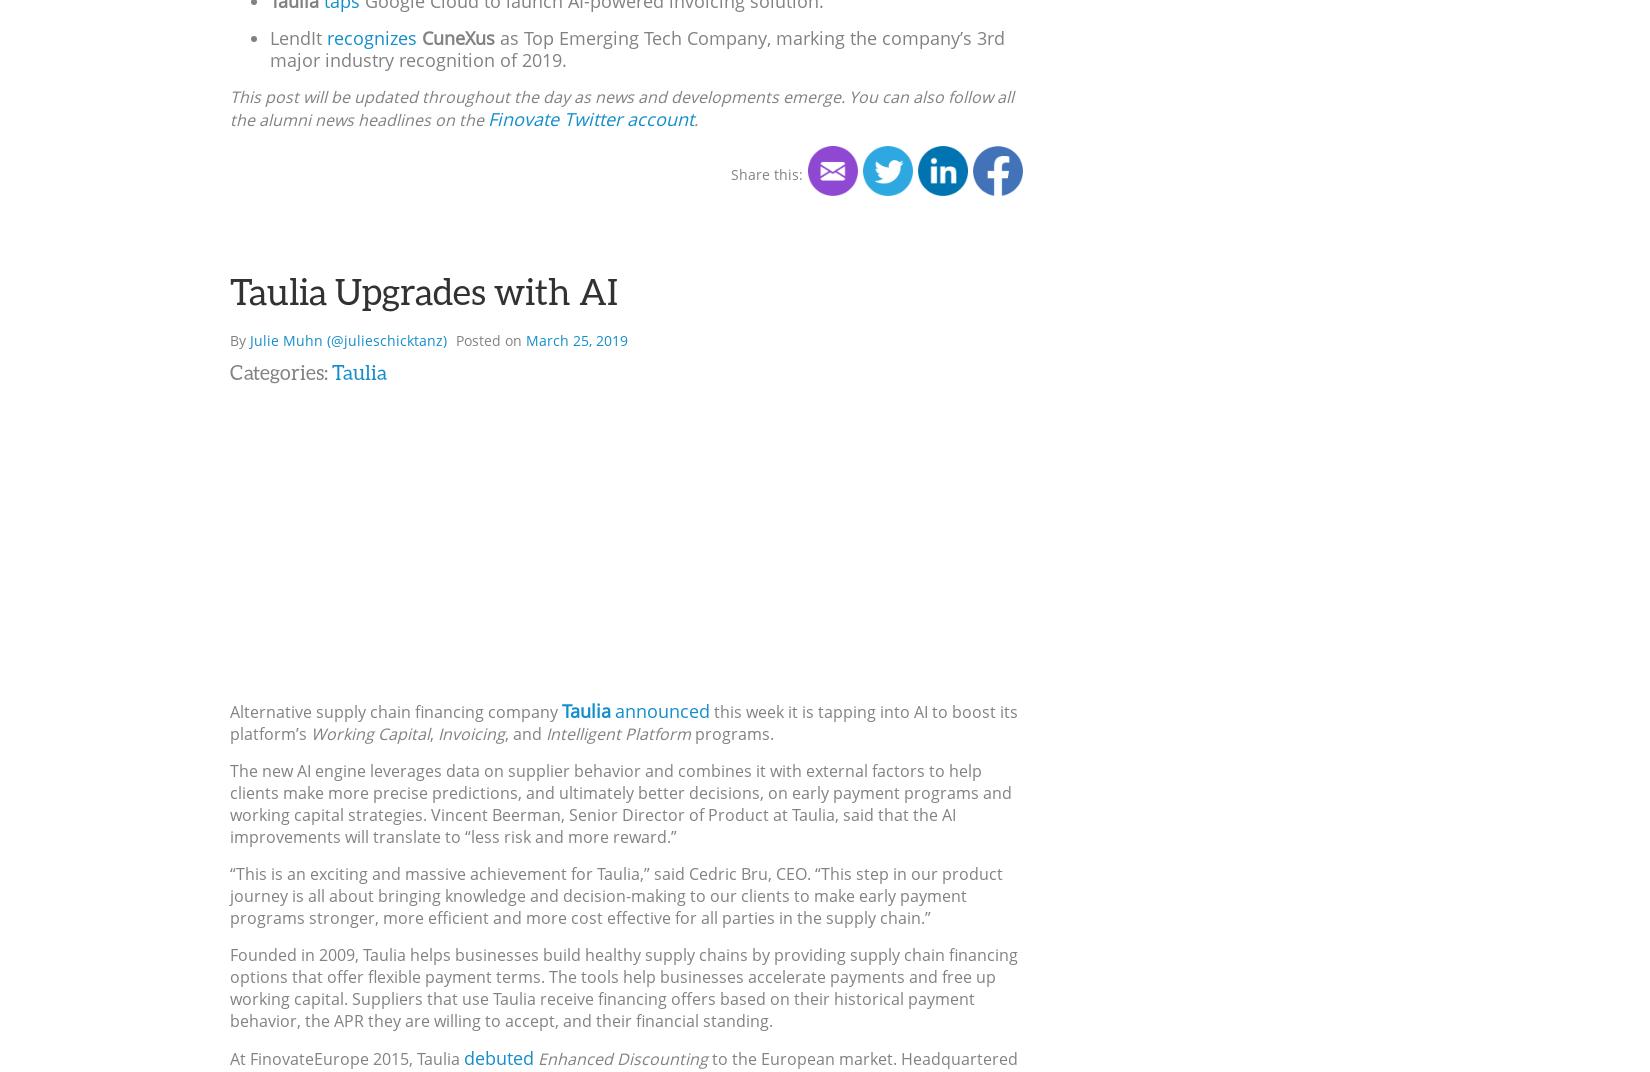 This screenshot has height=1072, width=1650. I want to click on 'debuted', so click(497, 1056).